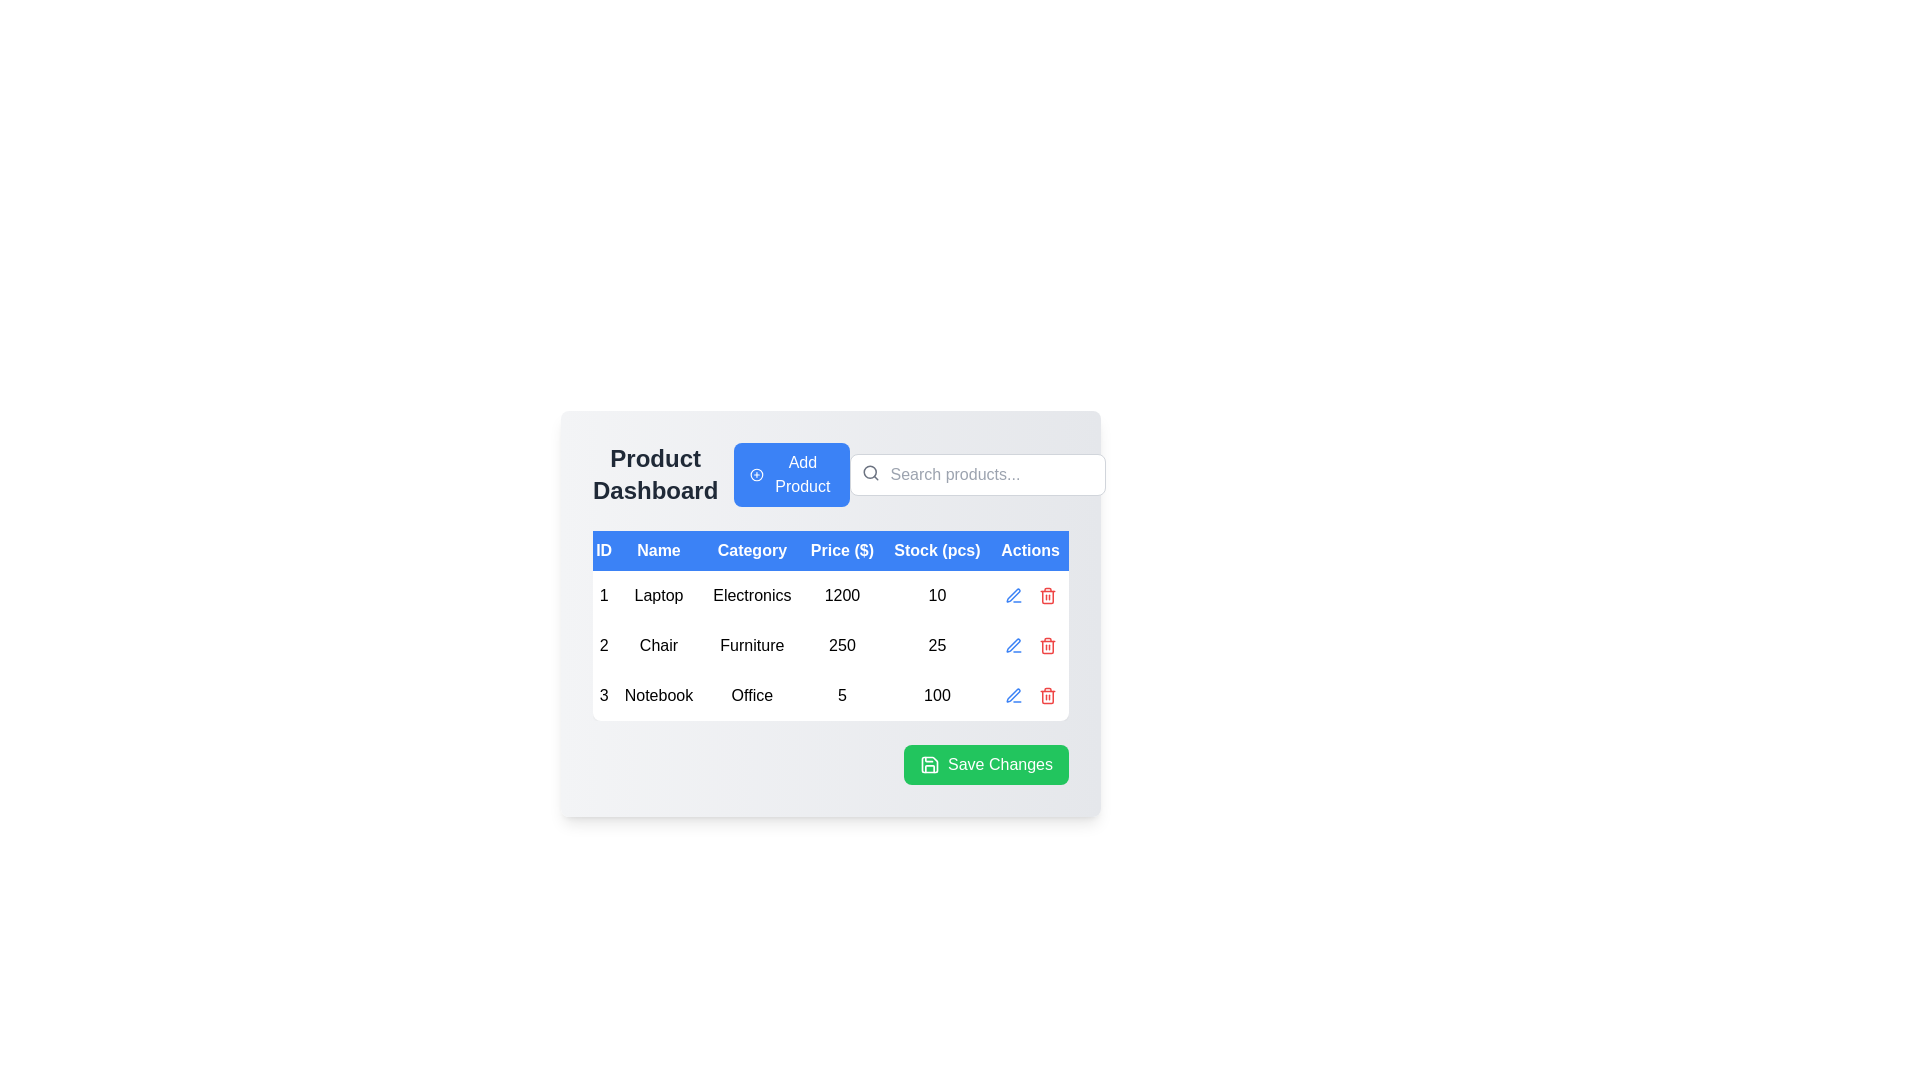 Image resolution: width=1920 pixels, height=1080 pixels. I want to click on the circular icon with a plus symbol in the center, so click(756, 474).